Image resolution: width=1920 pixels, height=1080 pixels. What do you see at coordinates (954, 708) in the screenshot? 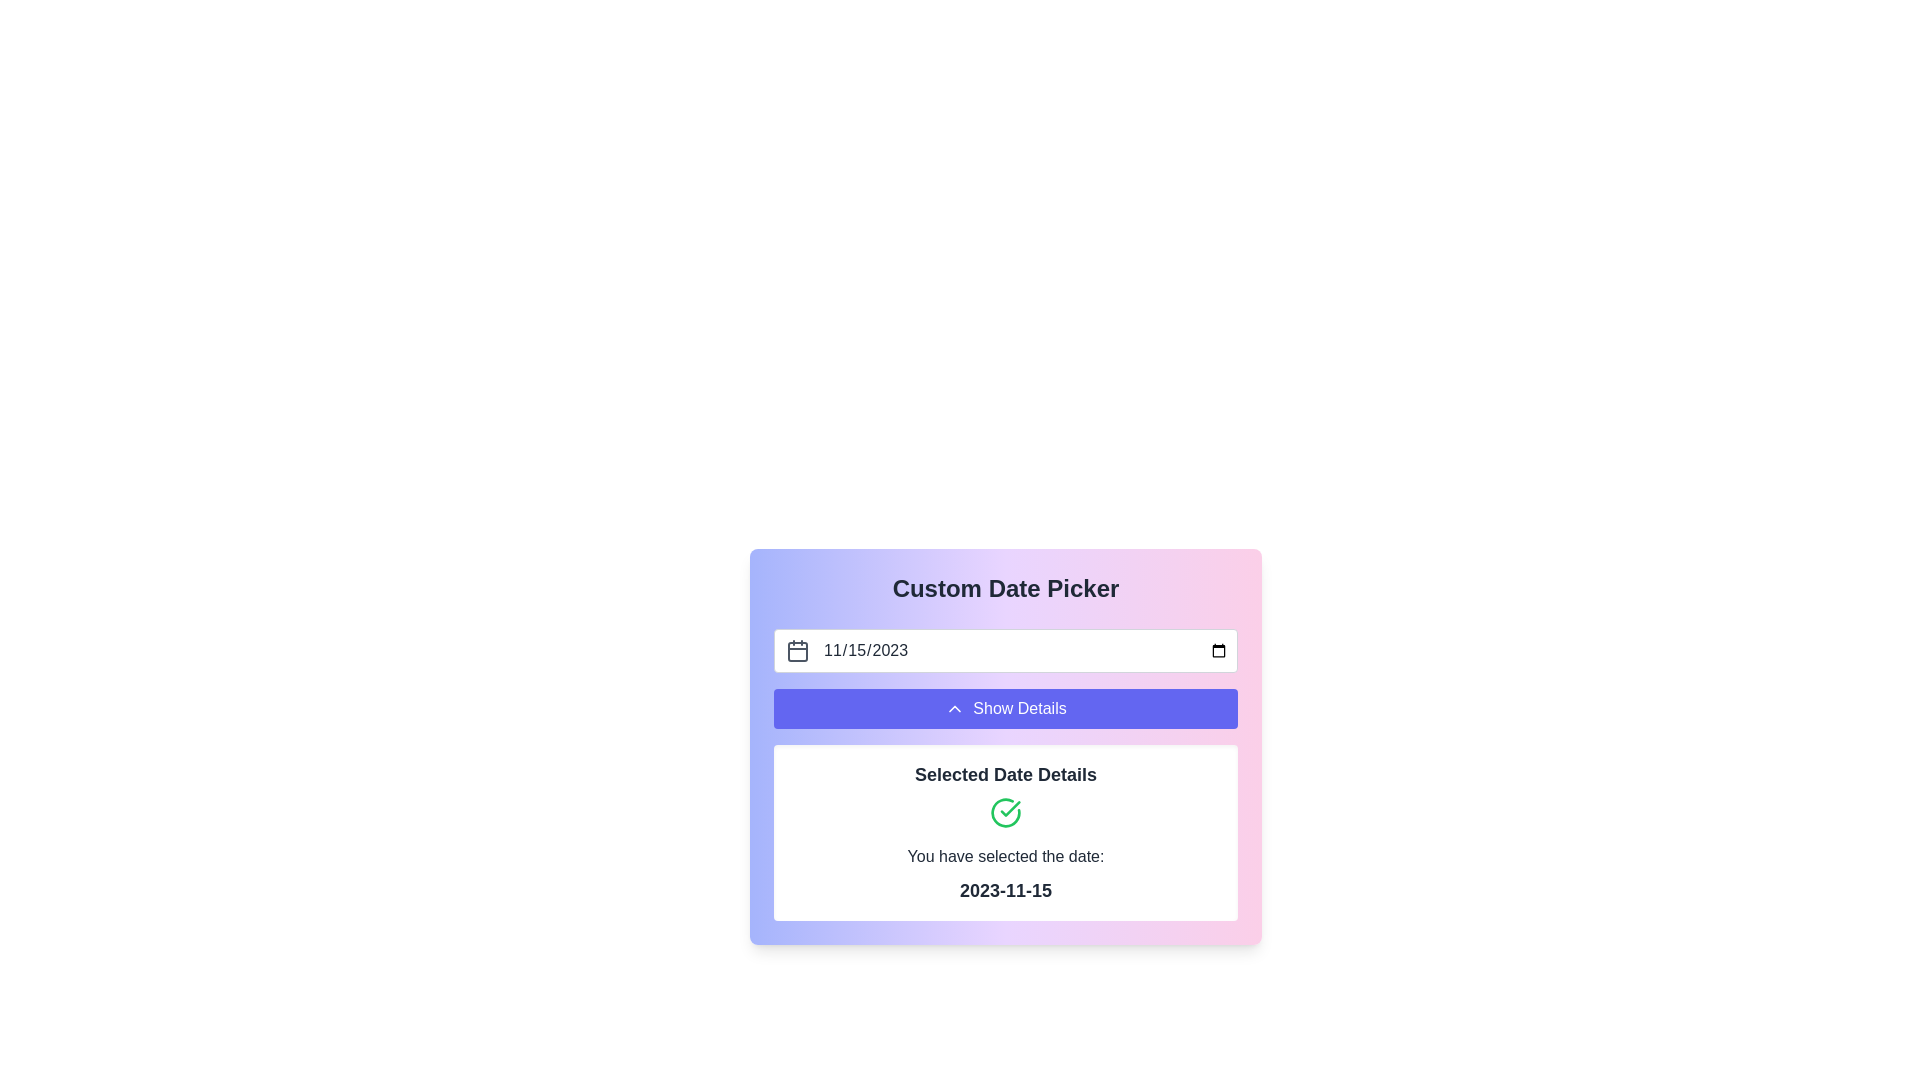
I see `the toggle icon located to the left of the 'Show Details' text on the button` at bounding box center [954, 708].